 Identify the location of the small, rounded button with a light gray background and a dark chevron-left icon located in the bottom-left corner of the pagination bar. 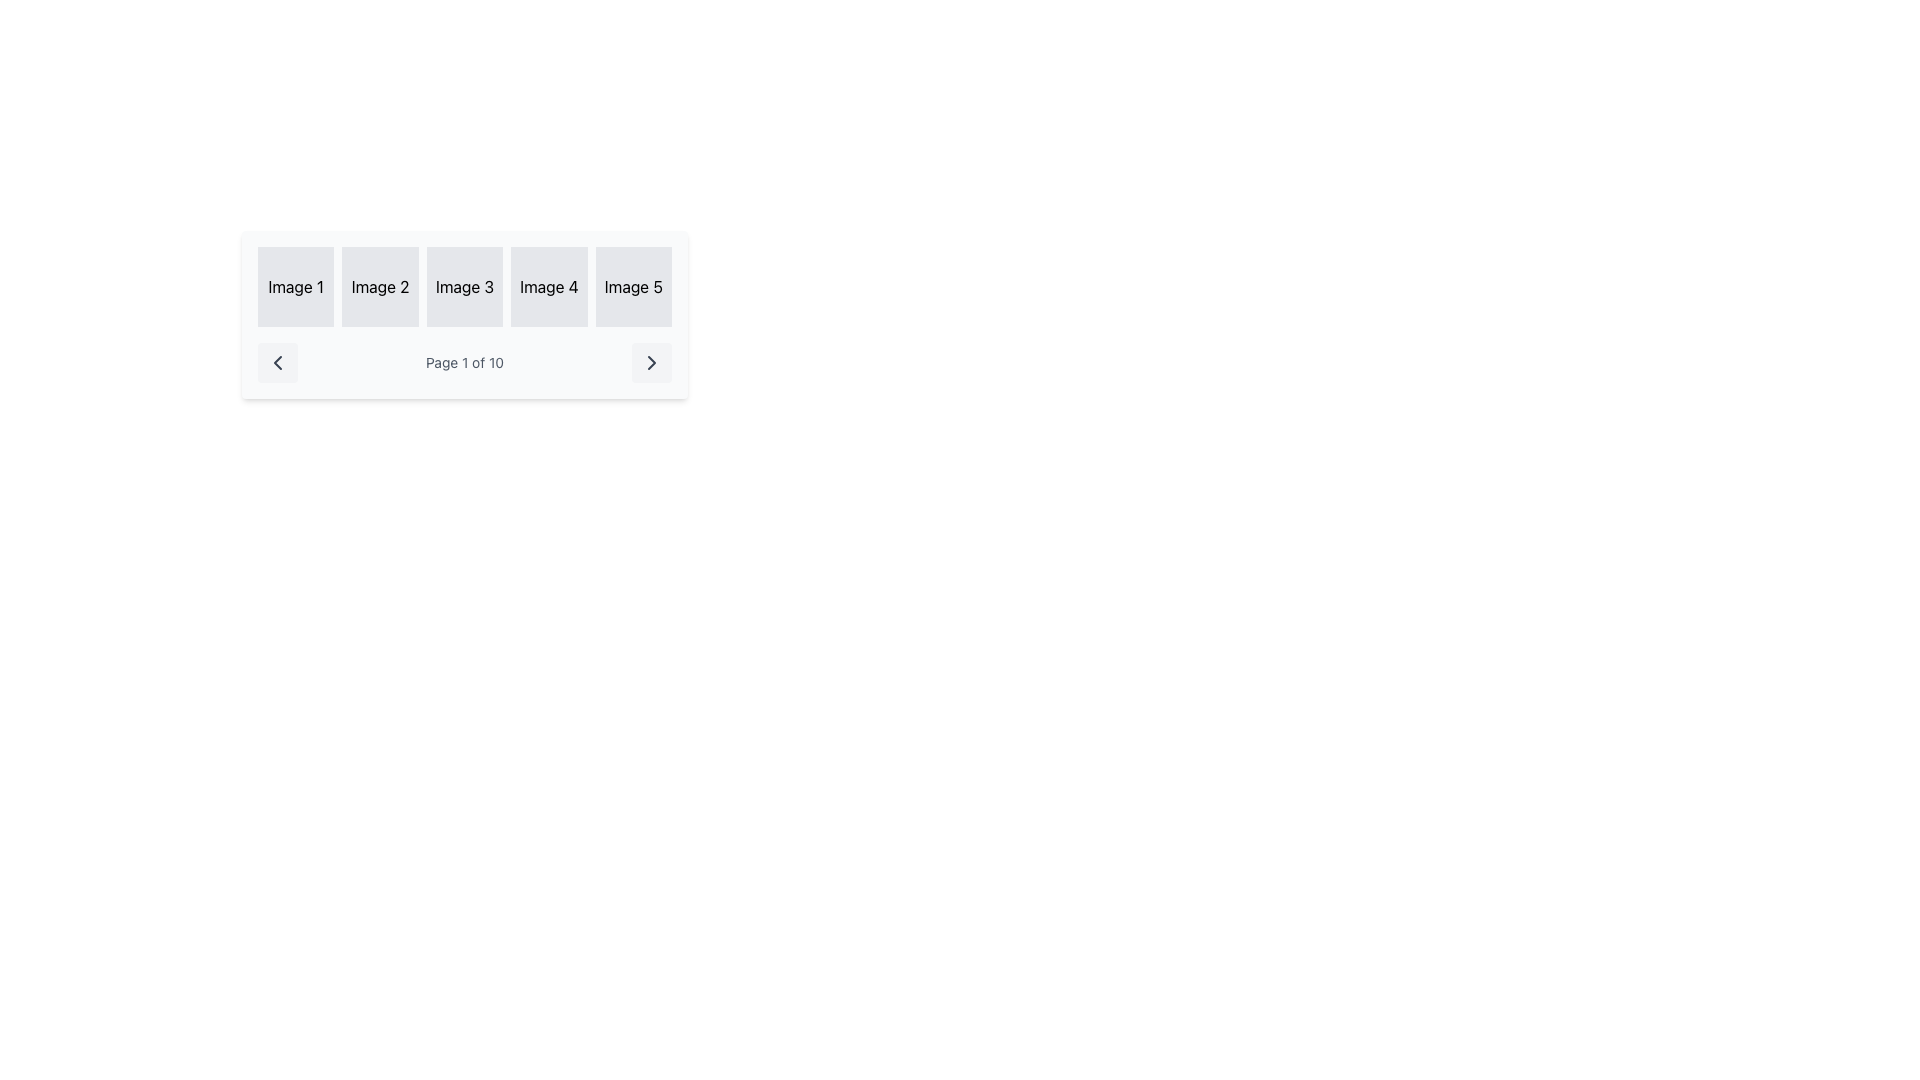
(277, 362).